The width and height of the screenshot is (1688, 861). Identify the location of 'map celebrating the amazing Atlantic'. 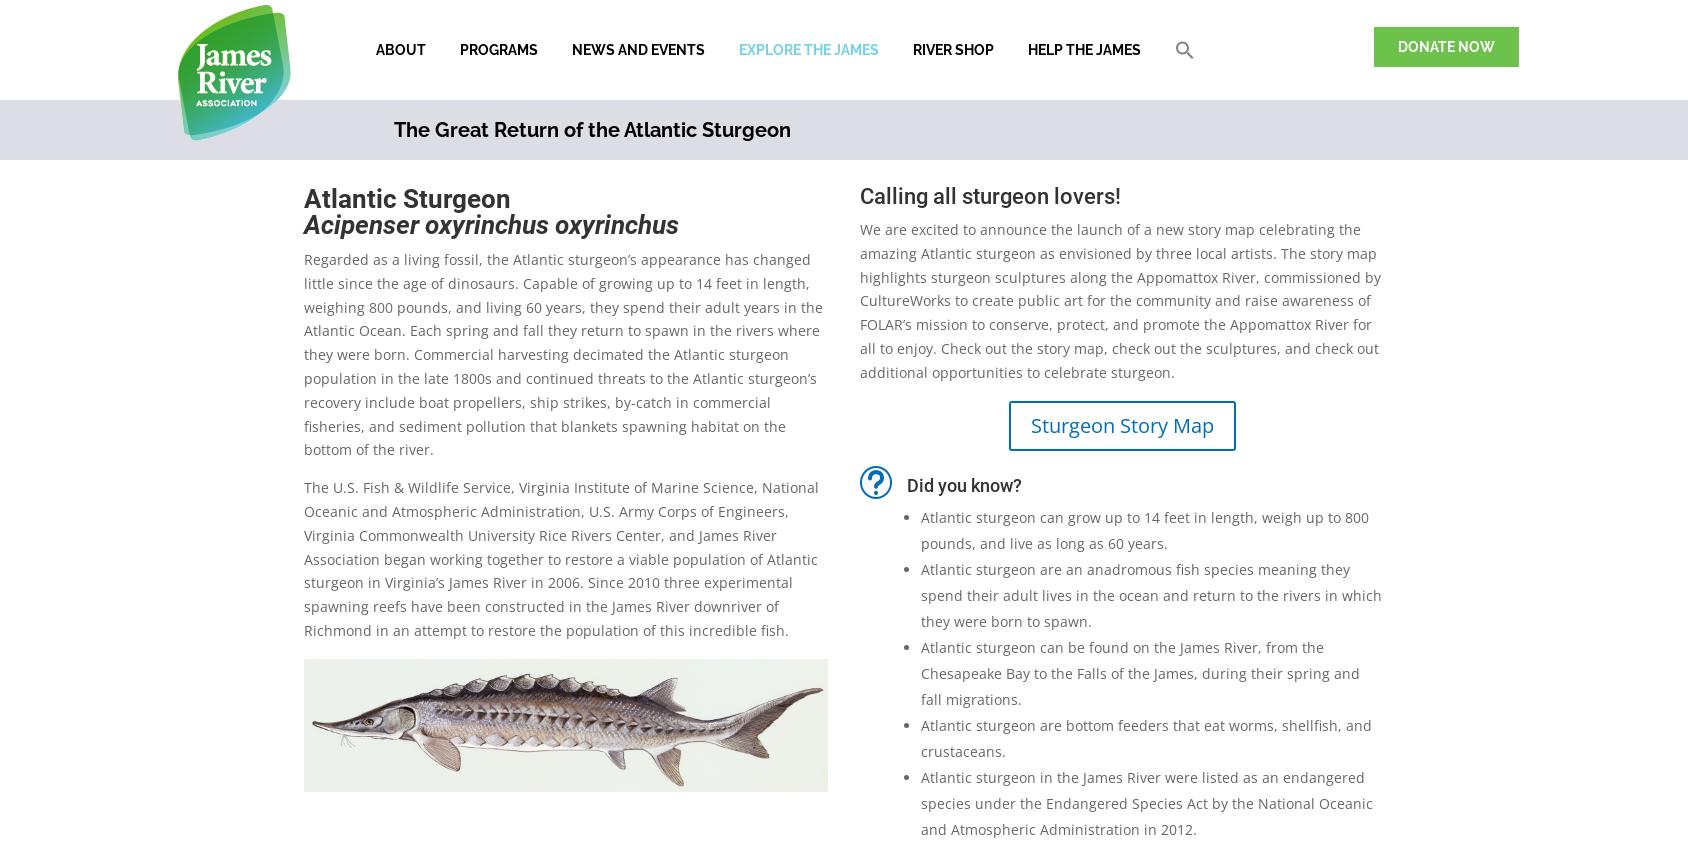
(1109, 239).